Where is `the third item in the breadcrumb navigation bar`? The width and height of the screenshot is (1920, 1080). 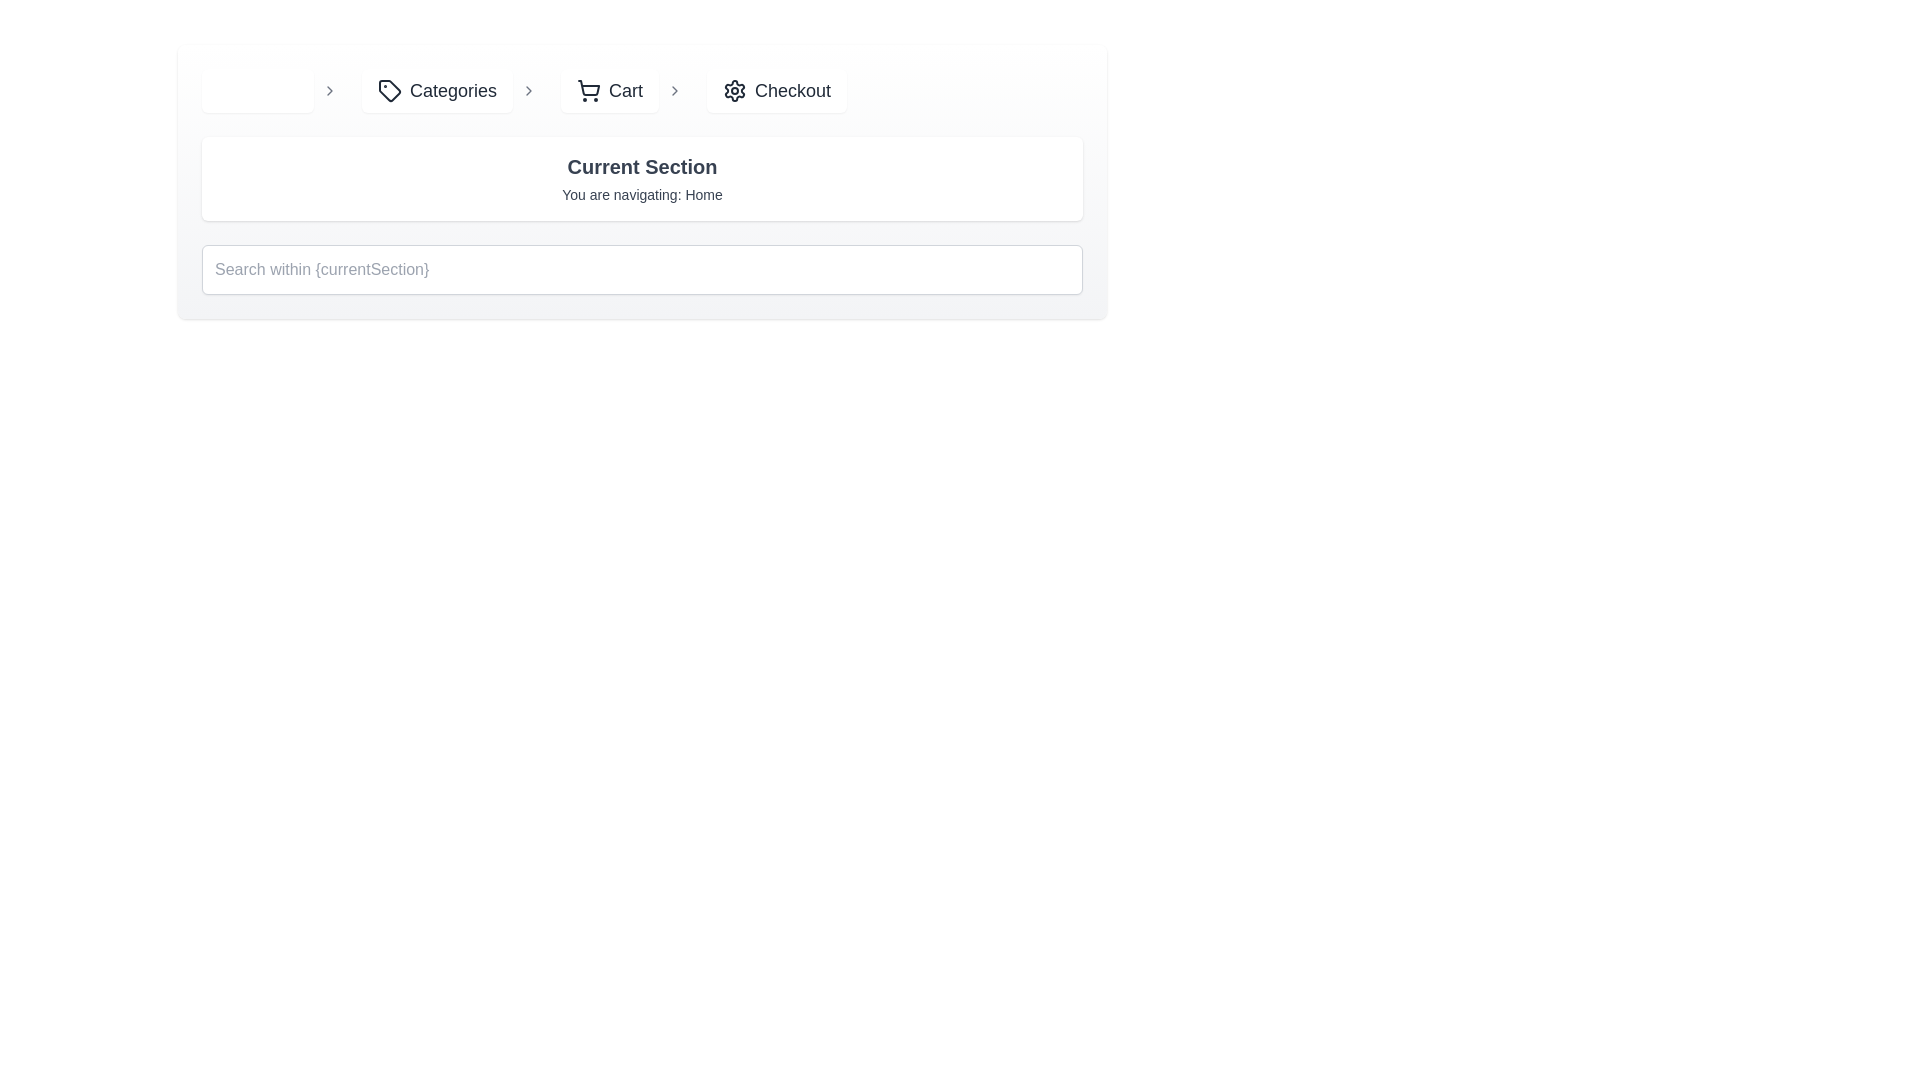 the third item in the breadcrumb navigation bar is located at coordinates (625, 91).